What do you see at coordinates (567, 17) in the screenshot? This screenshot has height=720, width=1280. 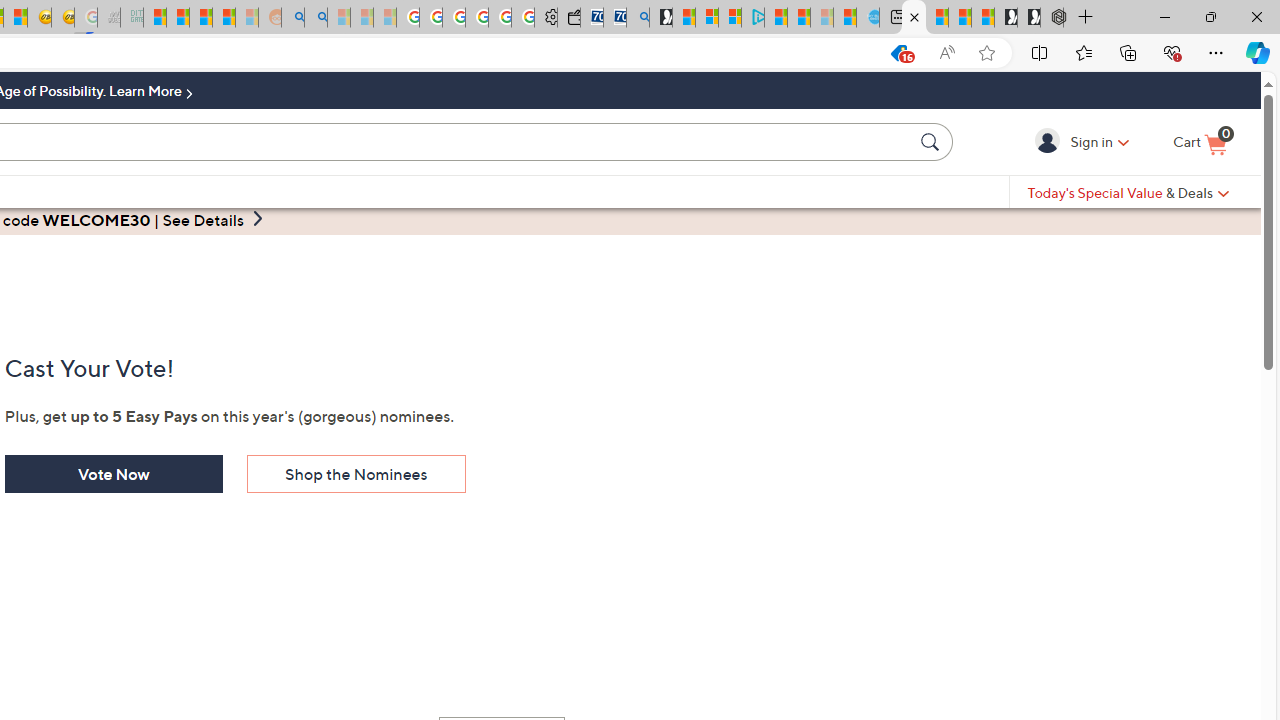 I see `'Wallet'` at bounding box center [567, 17].